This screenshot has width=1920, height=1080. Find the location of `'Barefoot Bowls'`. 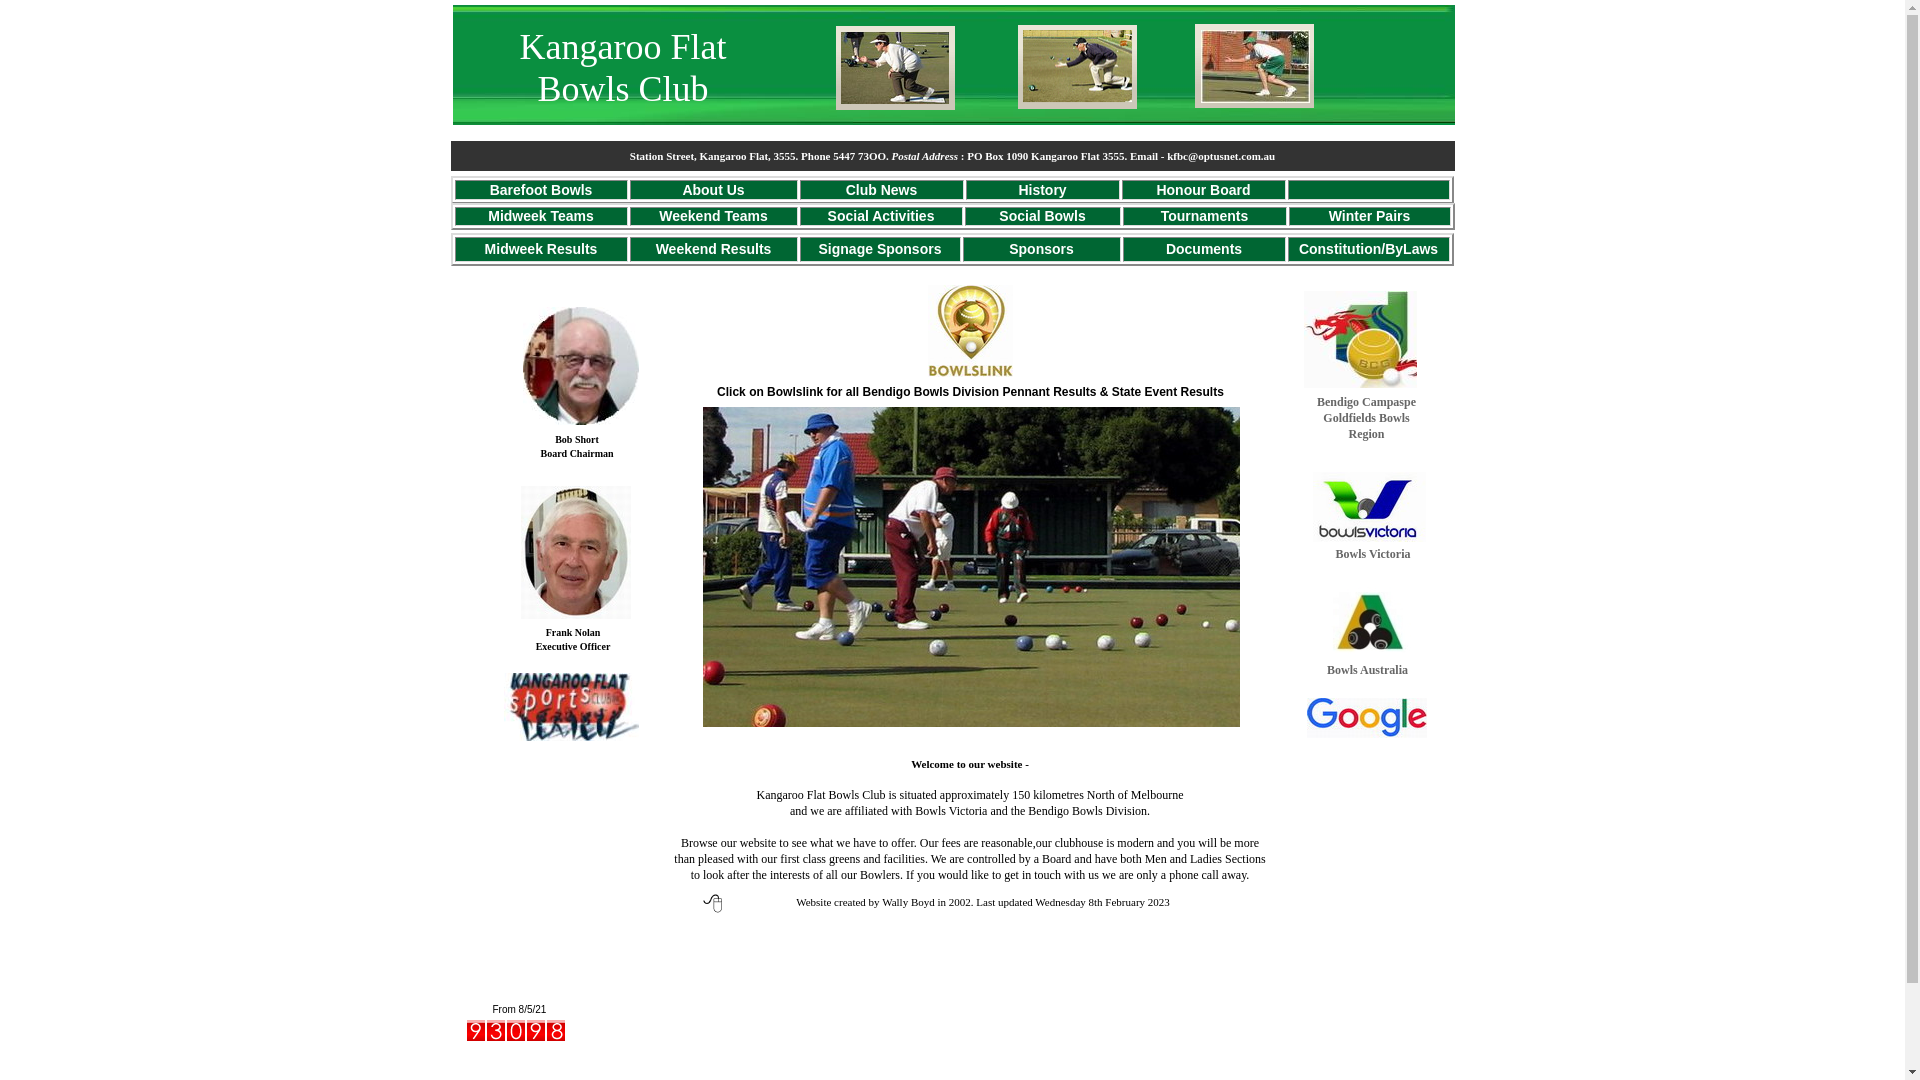

'Barefoot Bowls' is located at coordinates (541, 188).